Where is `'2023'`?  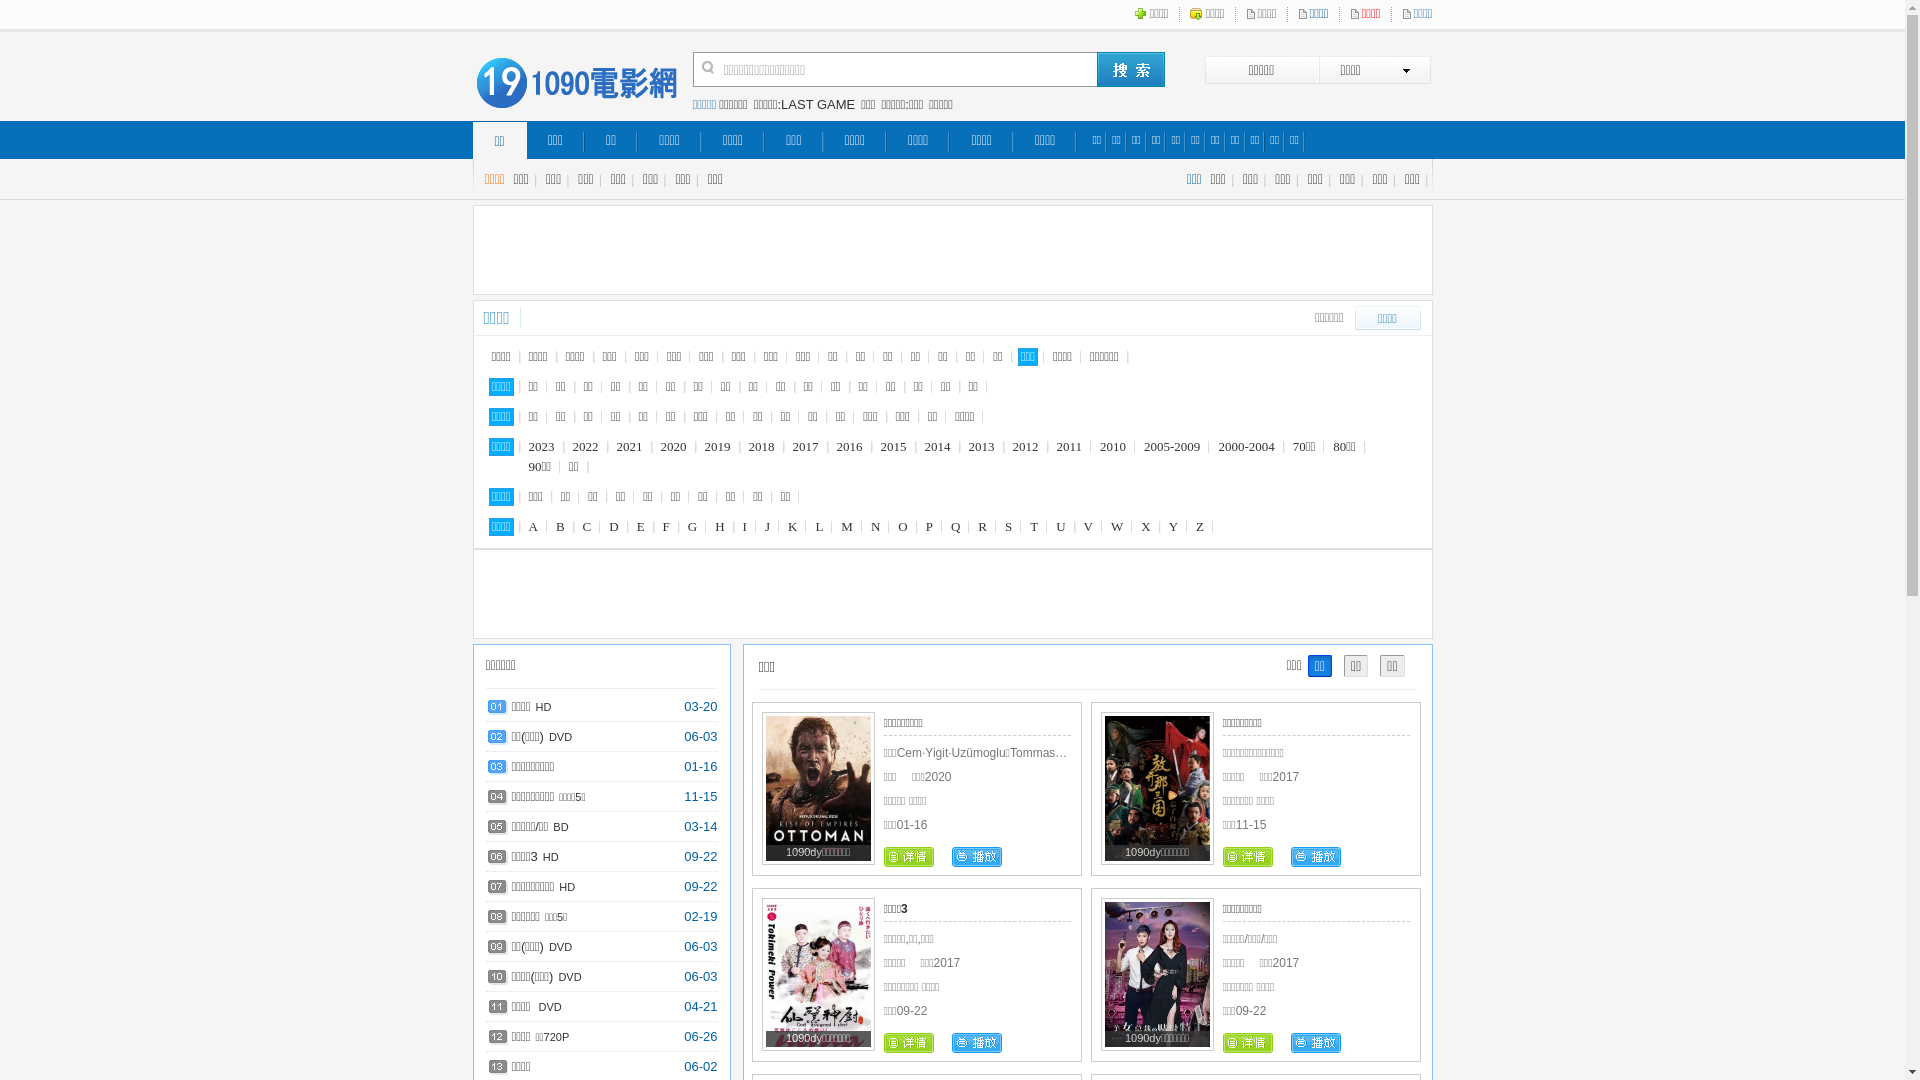 '2023' is located at coordinates (542, 446).